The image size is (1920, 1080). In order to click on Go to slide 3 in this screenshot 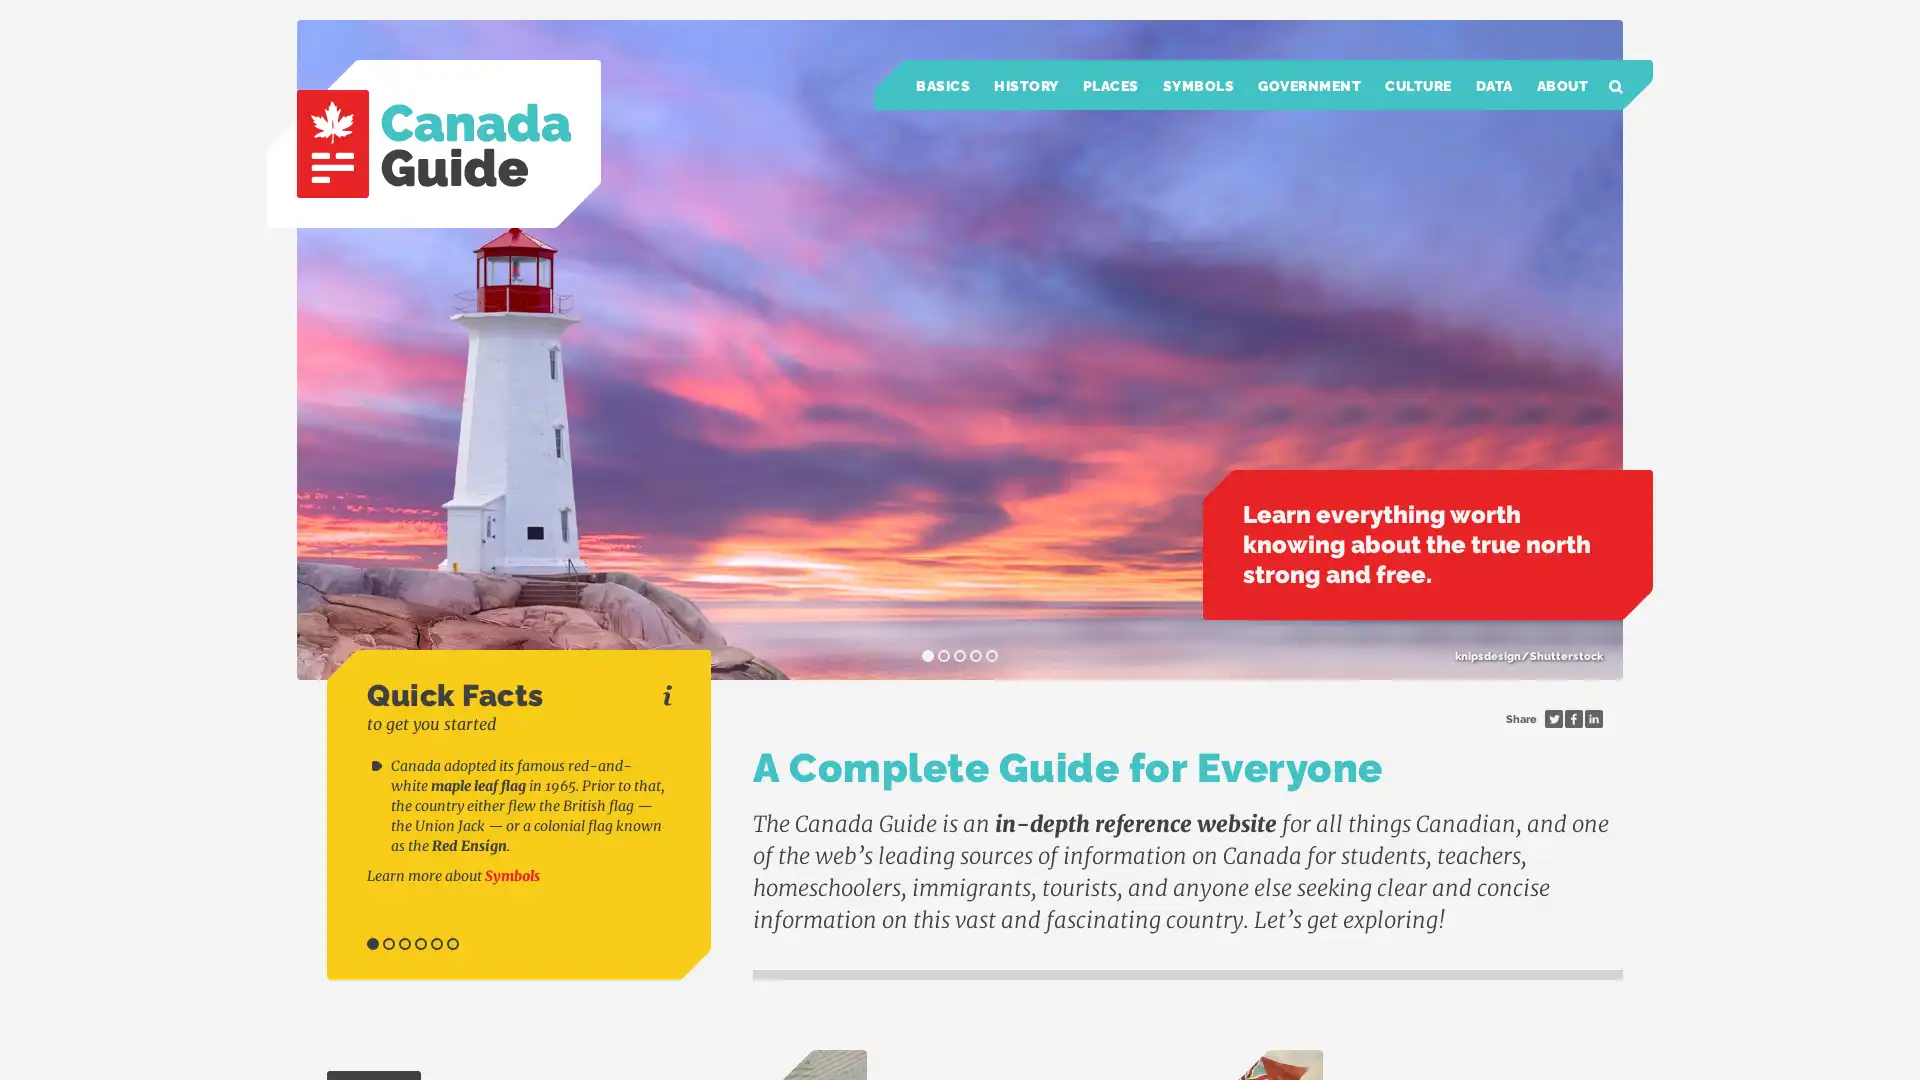, I will do `click(960, 655)`.